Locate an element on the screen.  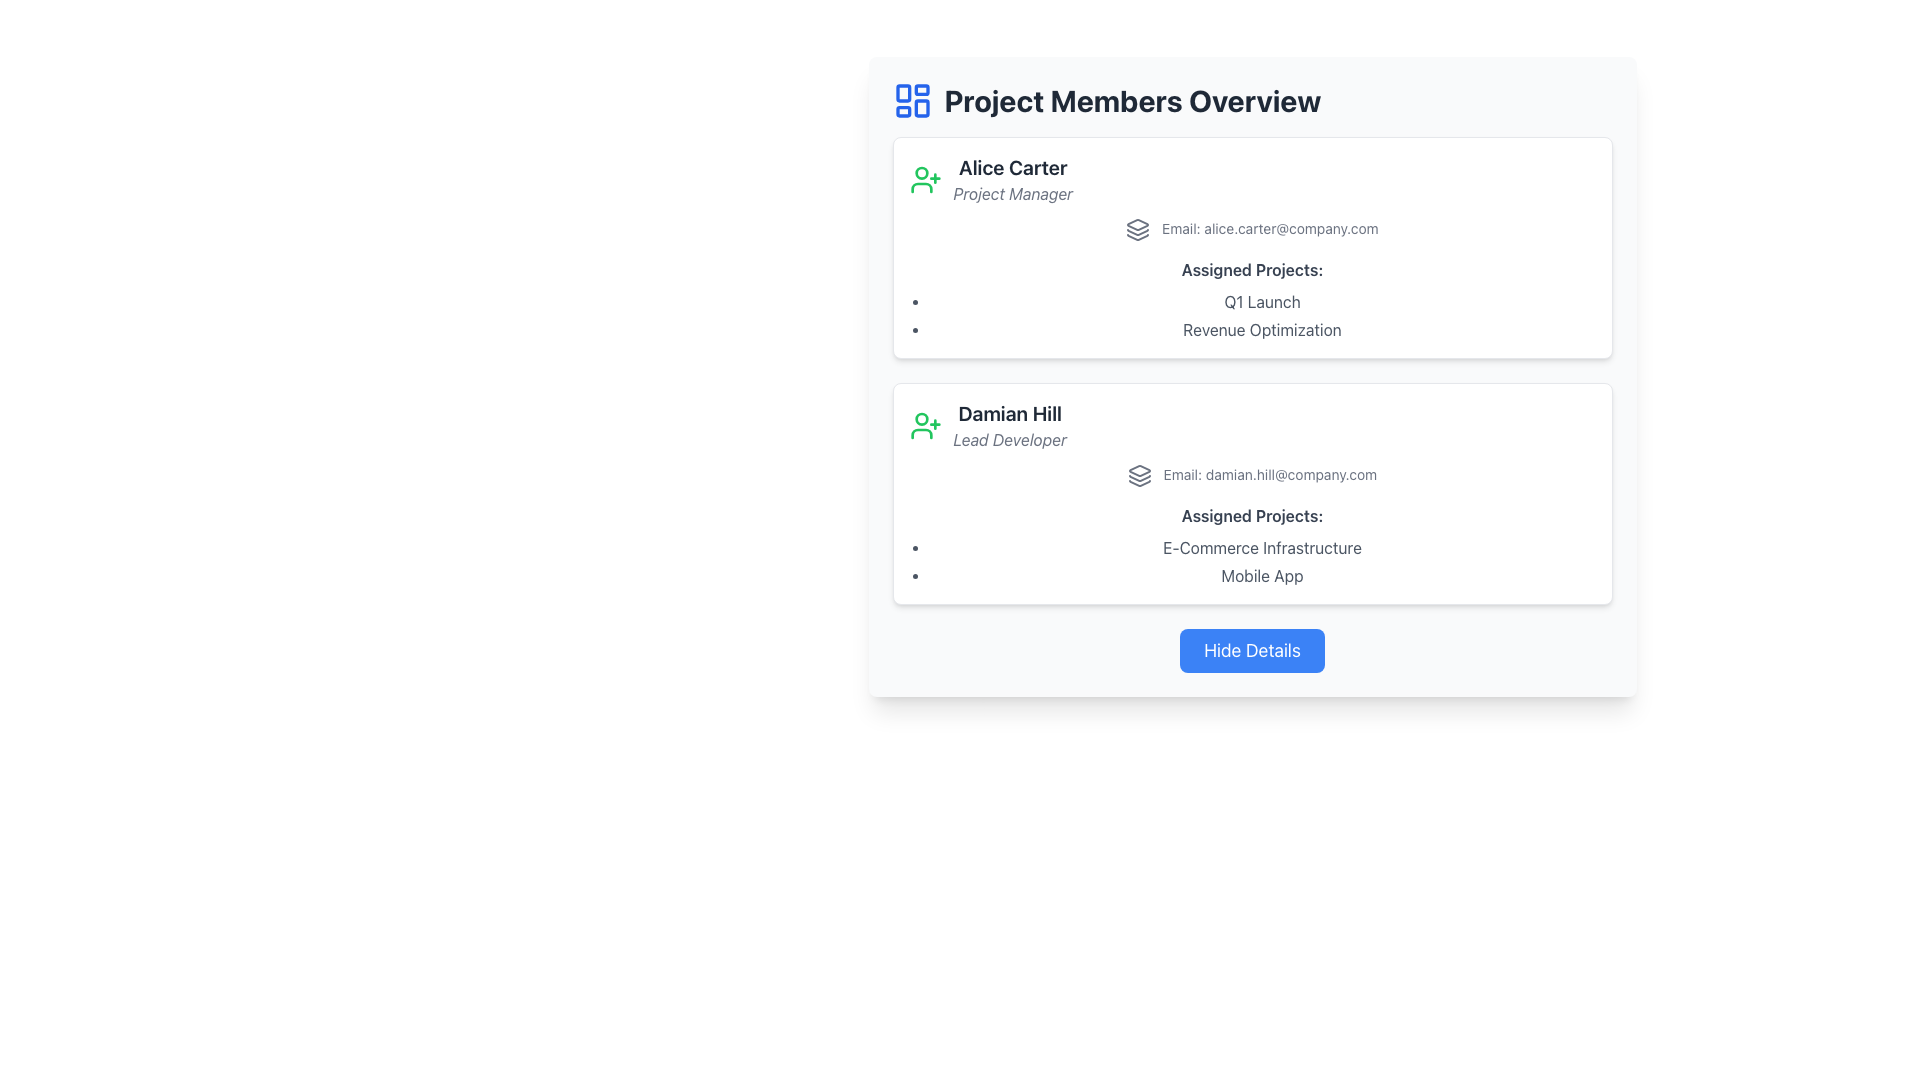
text label that serves as a heading for the projects assigned to 'Alice Carter', located within the top card of the two displayed cards is located at coordinates (1251, 270).